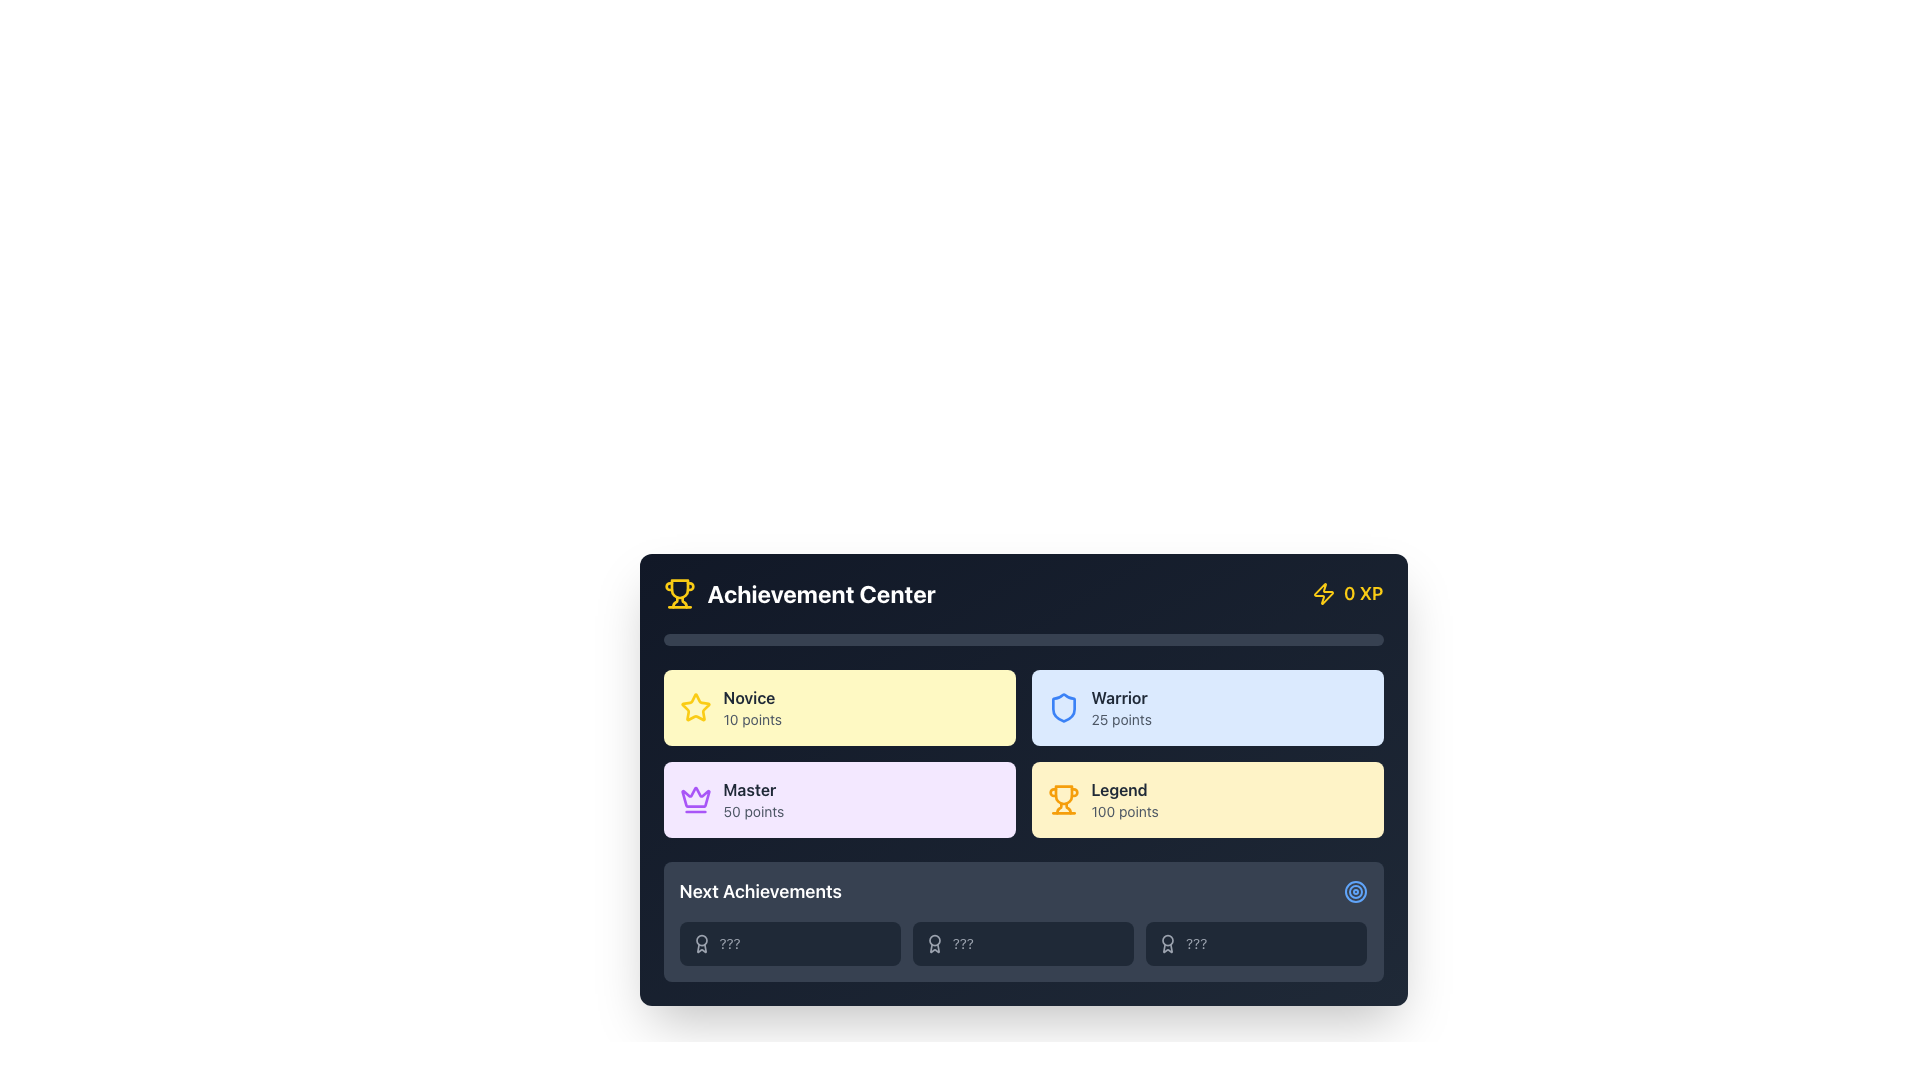 The image size is (1920, 1080). I want to click on text label displaying '0 XP' in bold yellow font located near the top-right corner of the card interface, so click(1362, 593).